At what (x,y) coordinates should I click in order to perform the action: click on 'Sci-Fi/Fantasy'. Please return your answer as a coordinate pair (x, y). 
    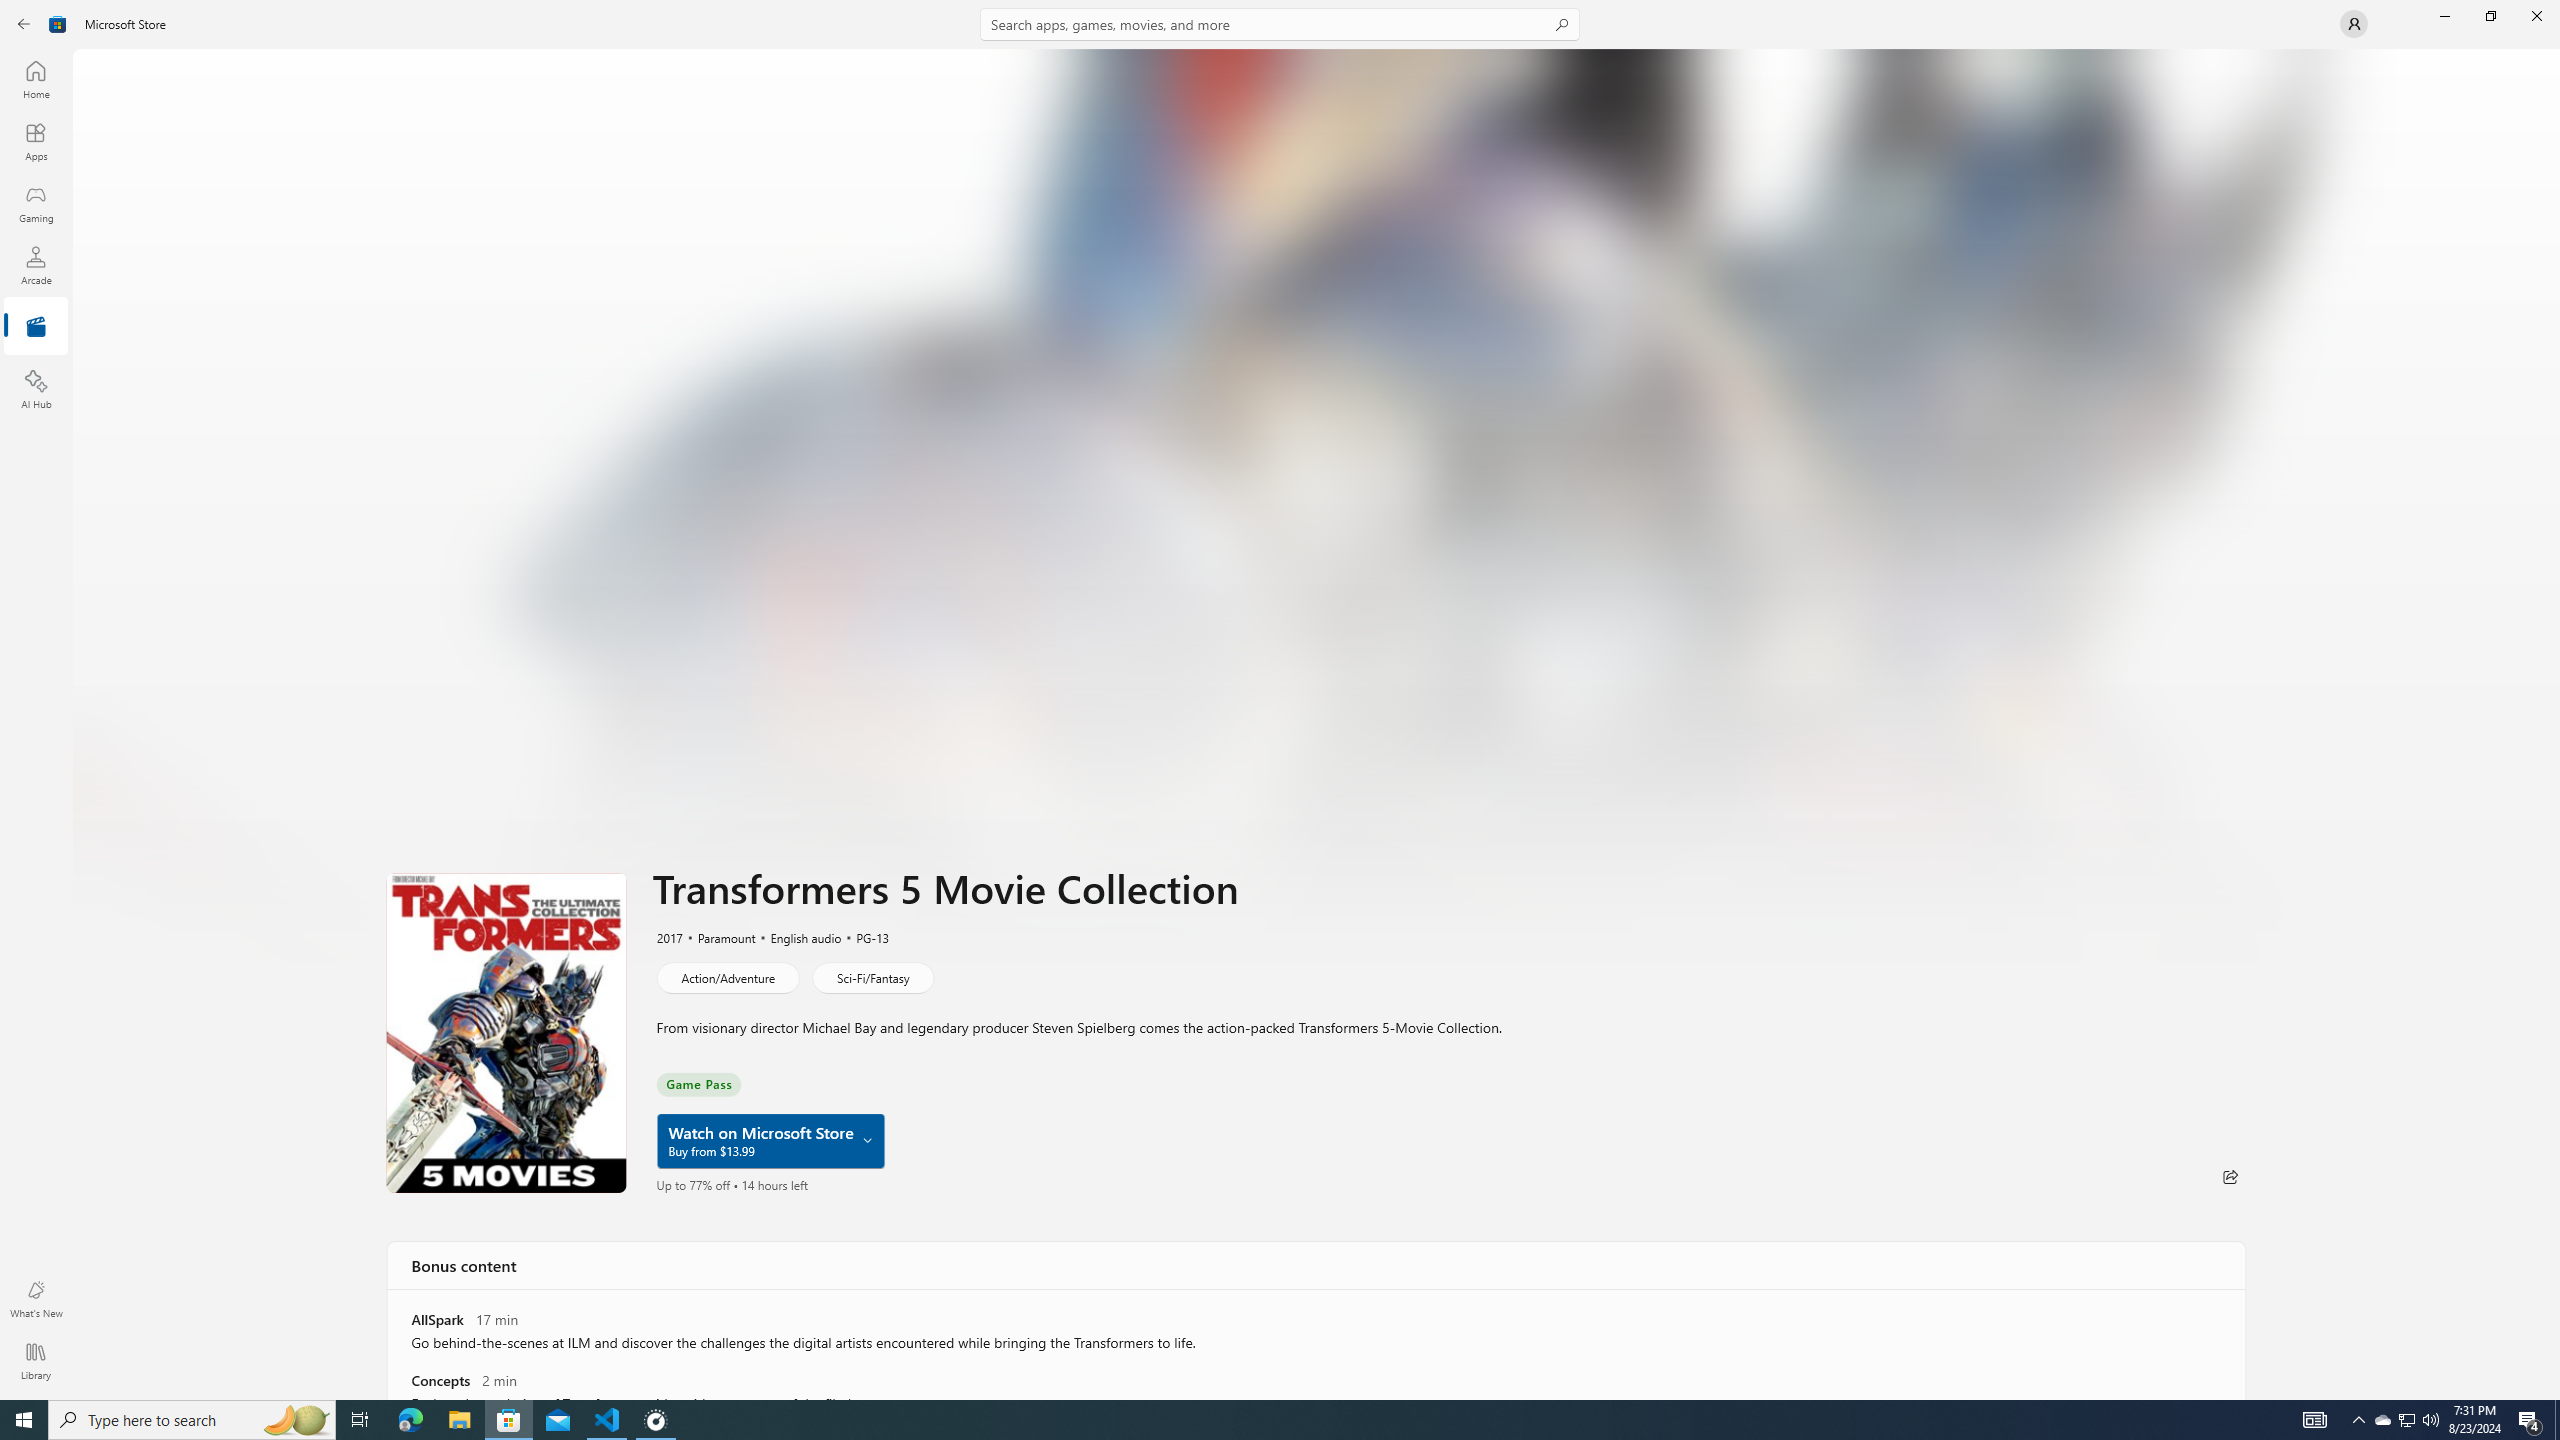
    Looking at the image, I should click on (872, 976).